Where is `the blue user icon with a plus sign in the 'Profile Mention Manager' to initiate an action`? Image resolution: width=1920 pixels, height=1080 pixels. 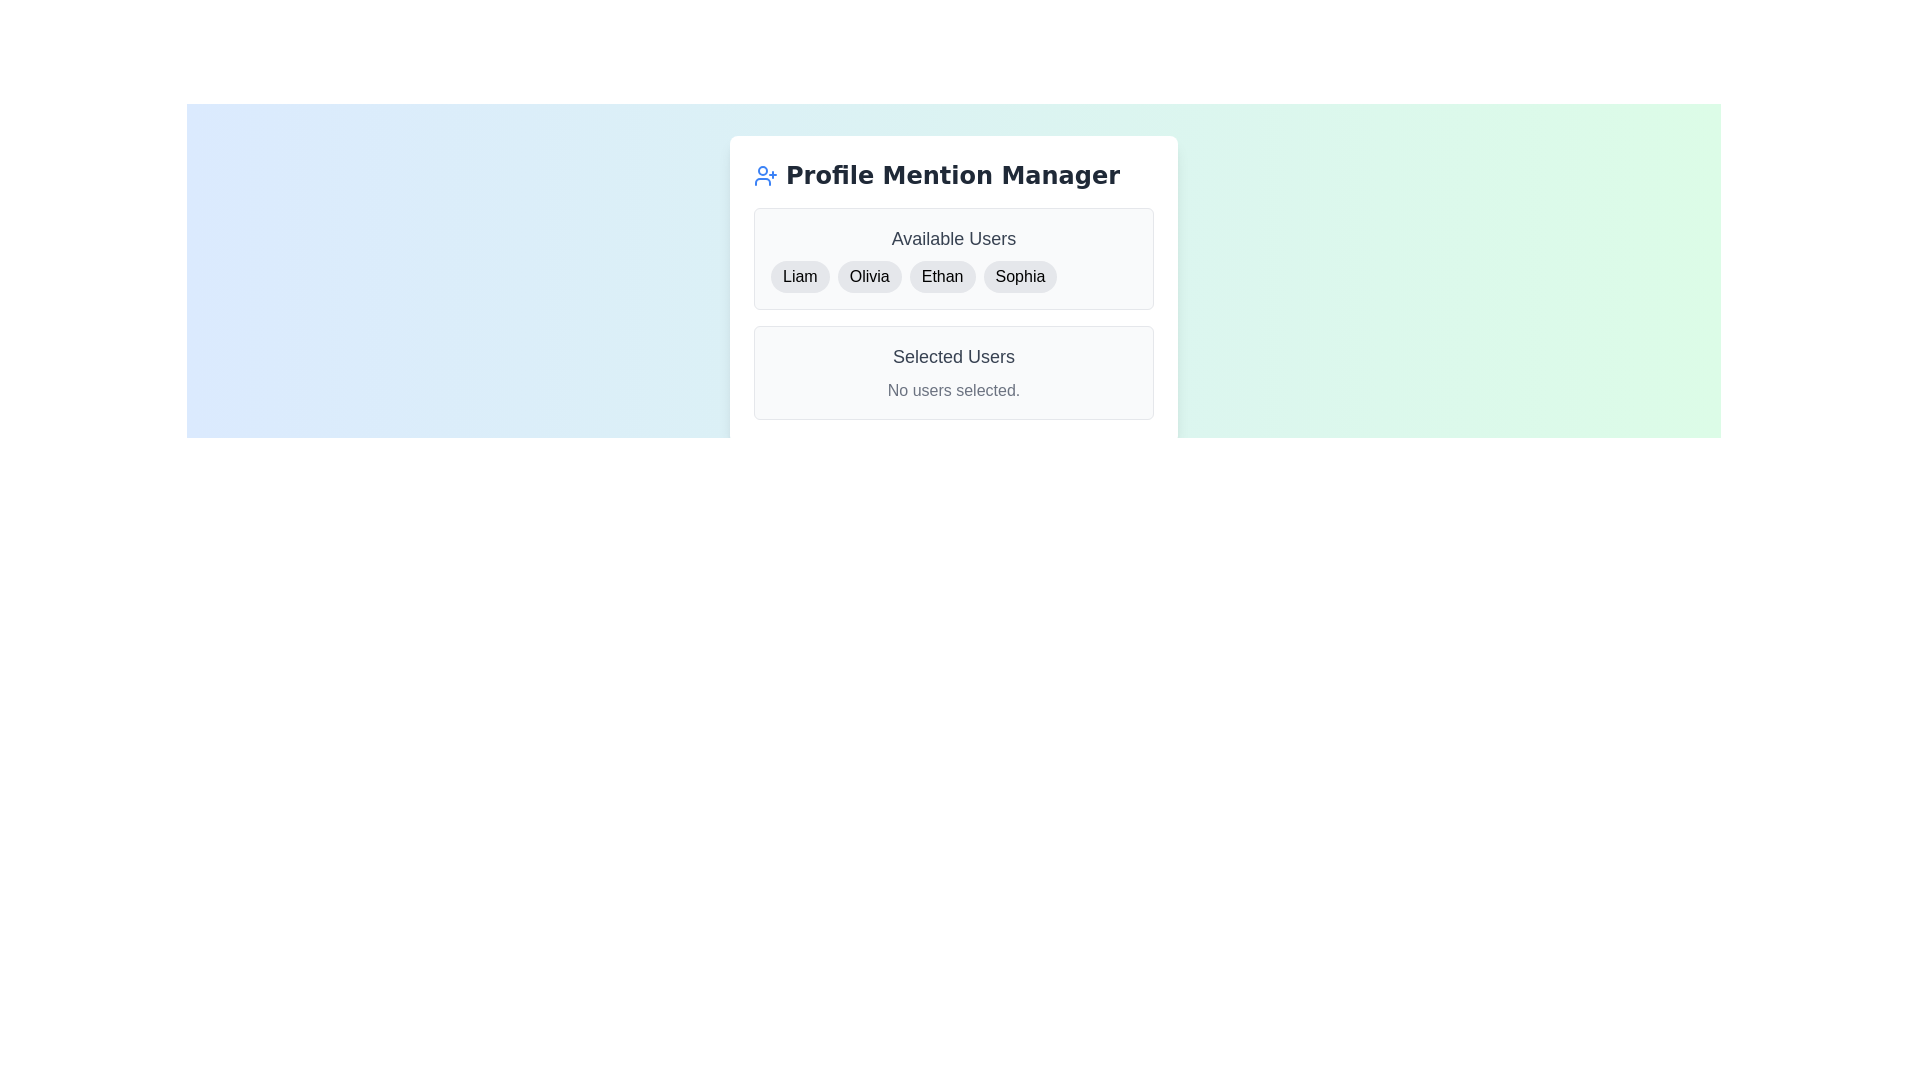
the blue user icon with a plus sign in the 'Profile Mention Manager' to initiate an action is located at coordinates (765, 175).